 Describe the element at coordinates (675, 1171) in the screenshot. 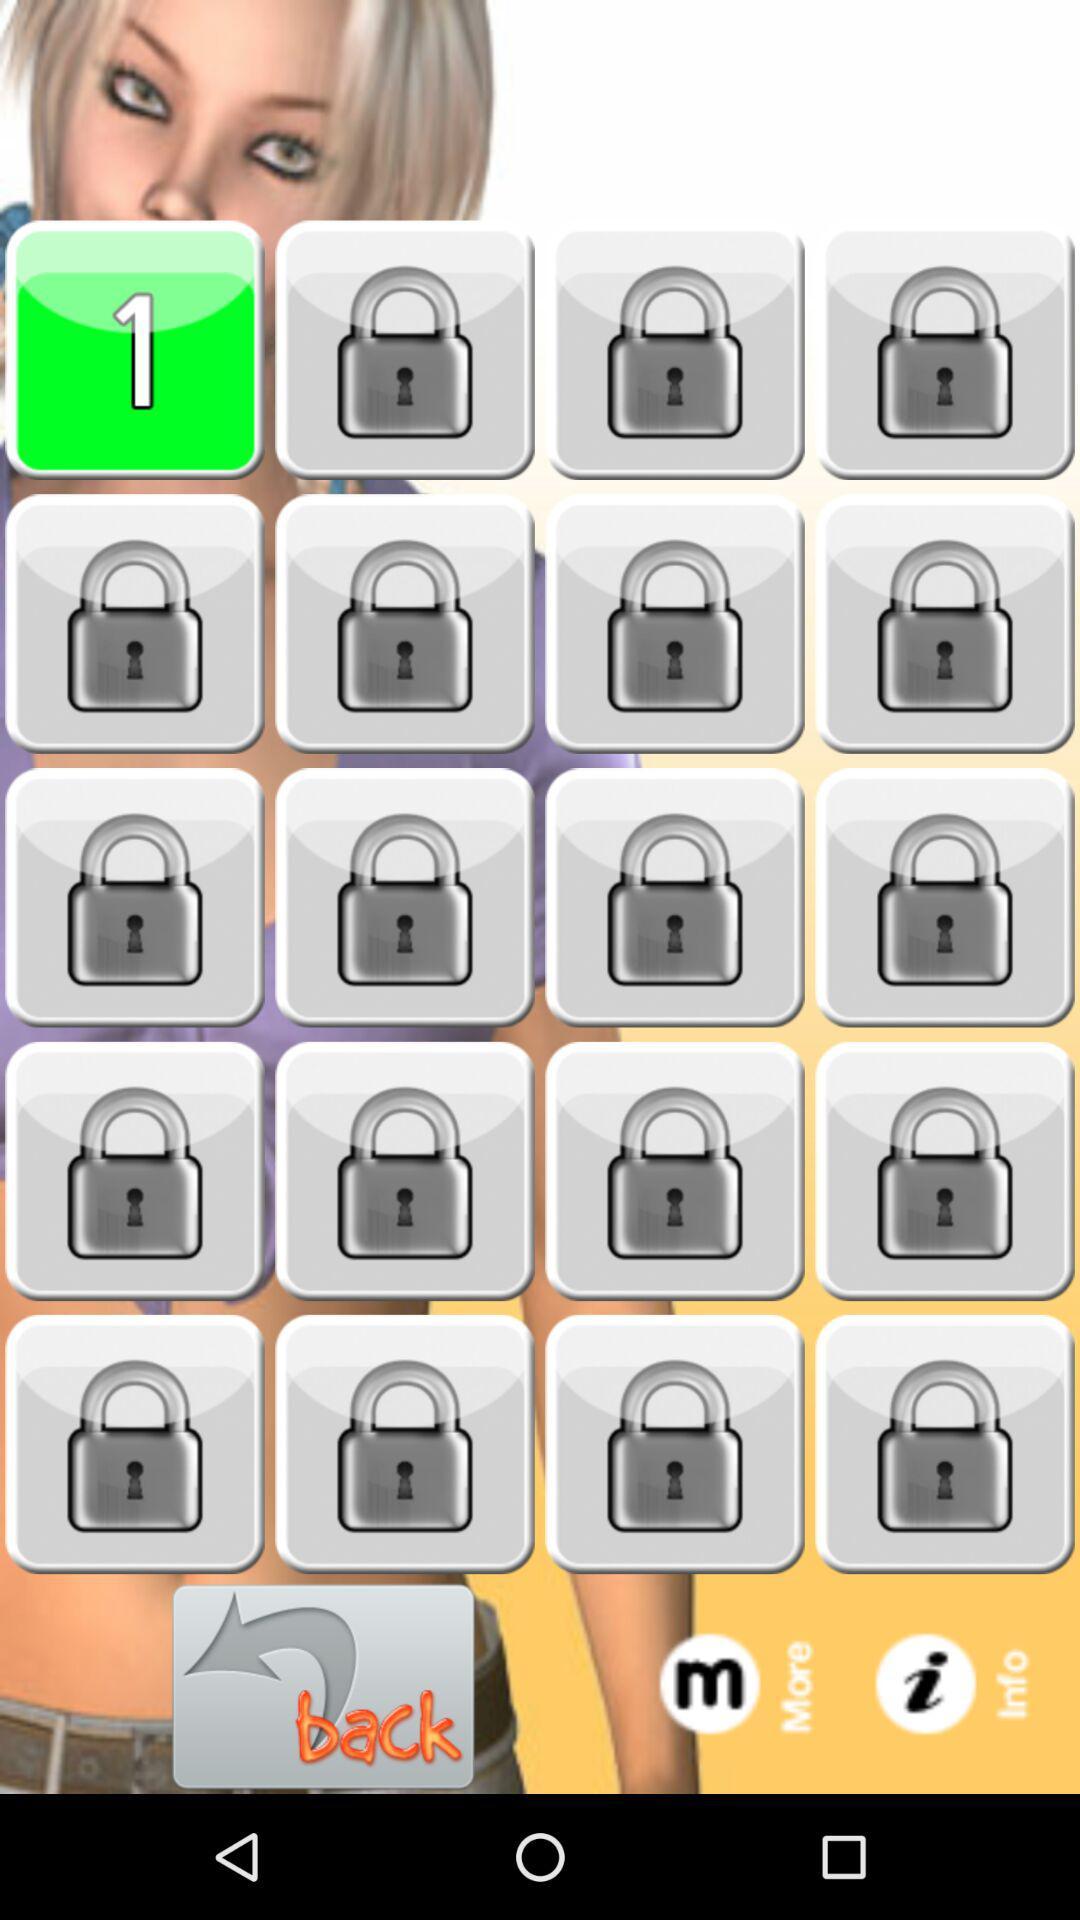

I see `blok` at that location.